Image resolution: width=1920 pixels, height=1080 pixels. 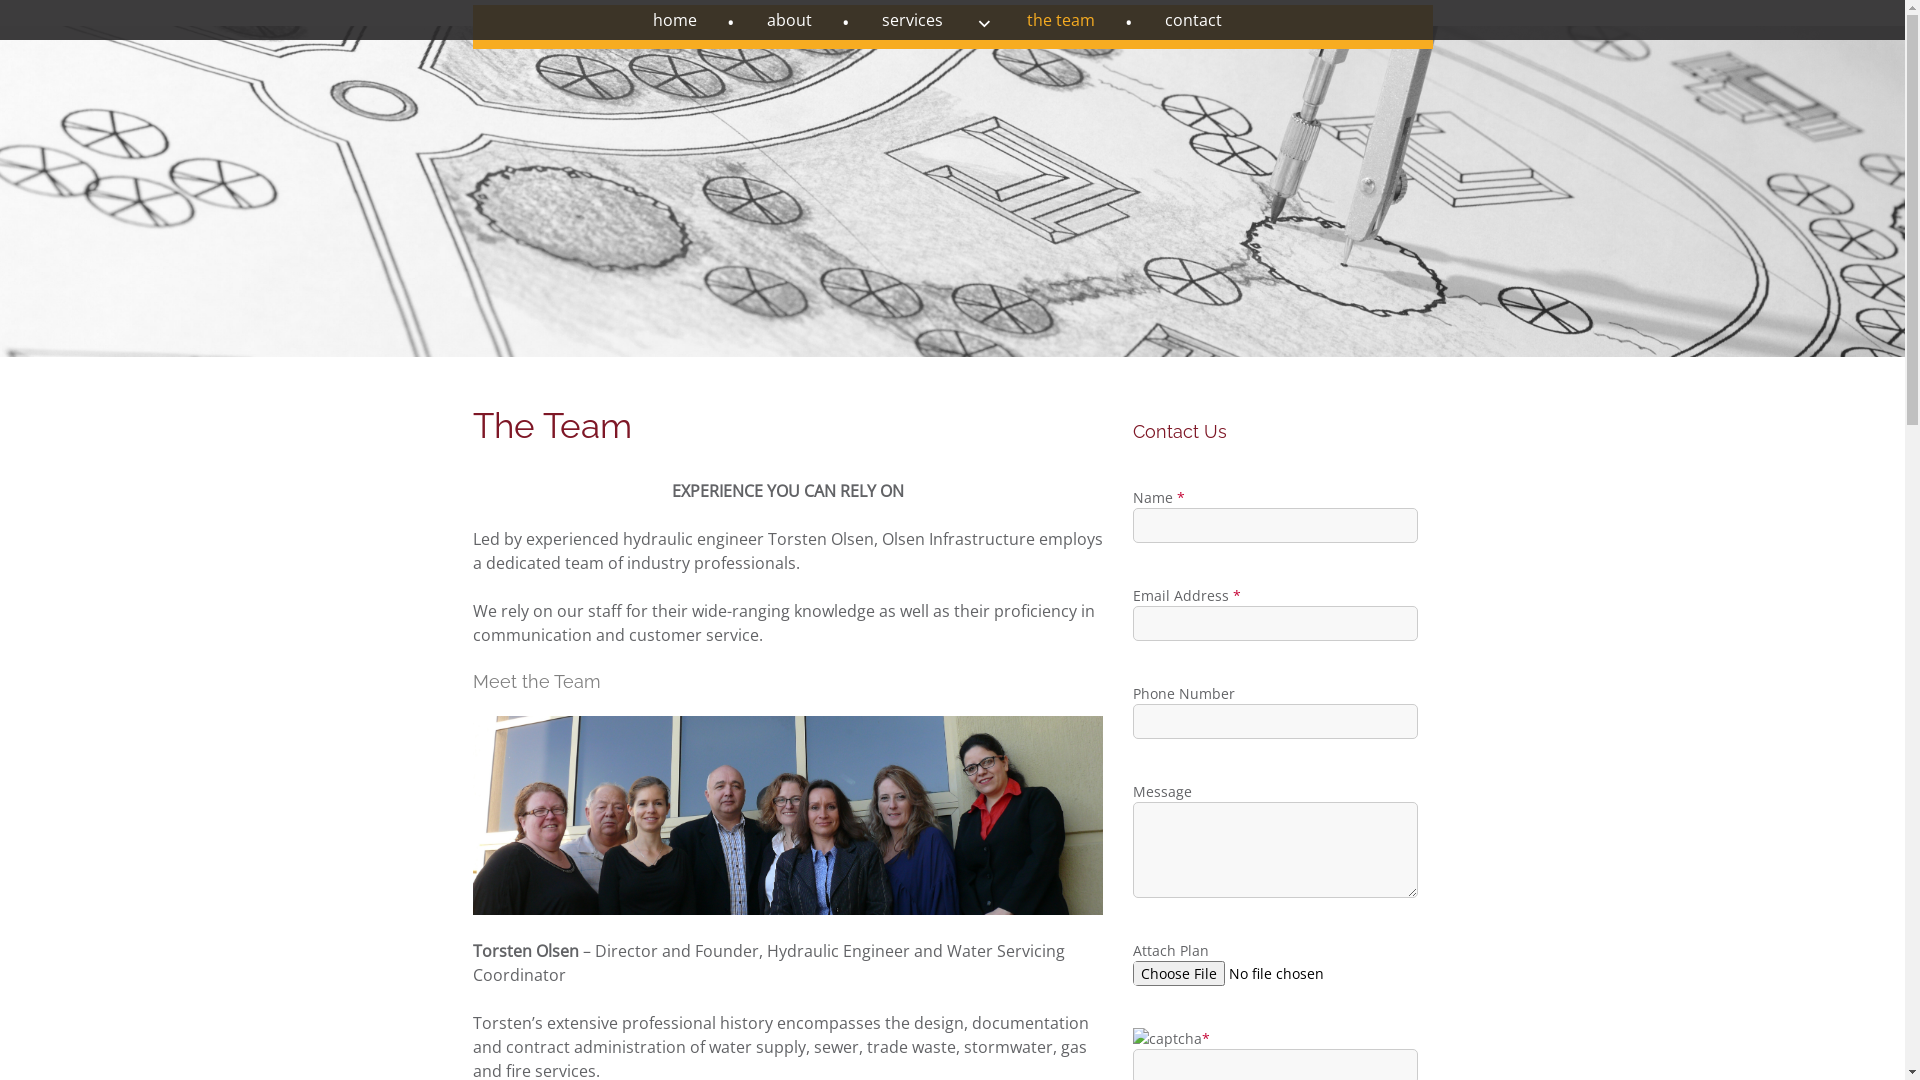 What do you see at coordinates (808, 19) in the screenshot?
I see `'about'` at bounding box center [808, 19].